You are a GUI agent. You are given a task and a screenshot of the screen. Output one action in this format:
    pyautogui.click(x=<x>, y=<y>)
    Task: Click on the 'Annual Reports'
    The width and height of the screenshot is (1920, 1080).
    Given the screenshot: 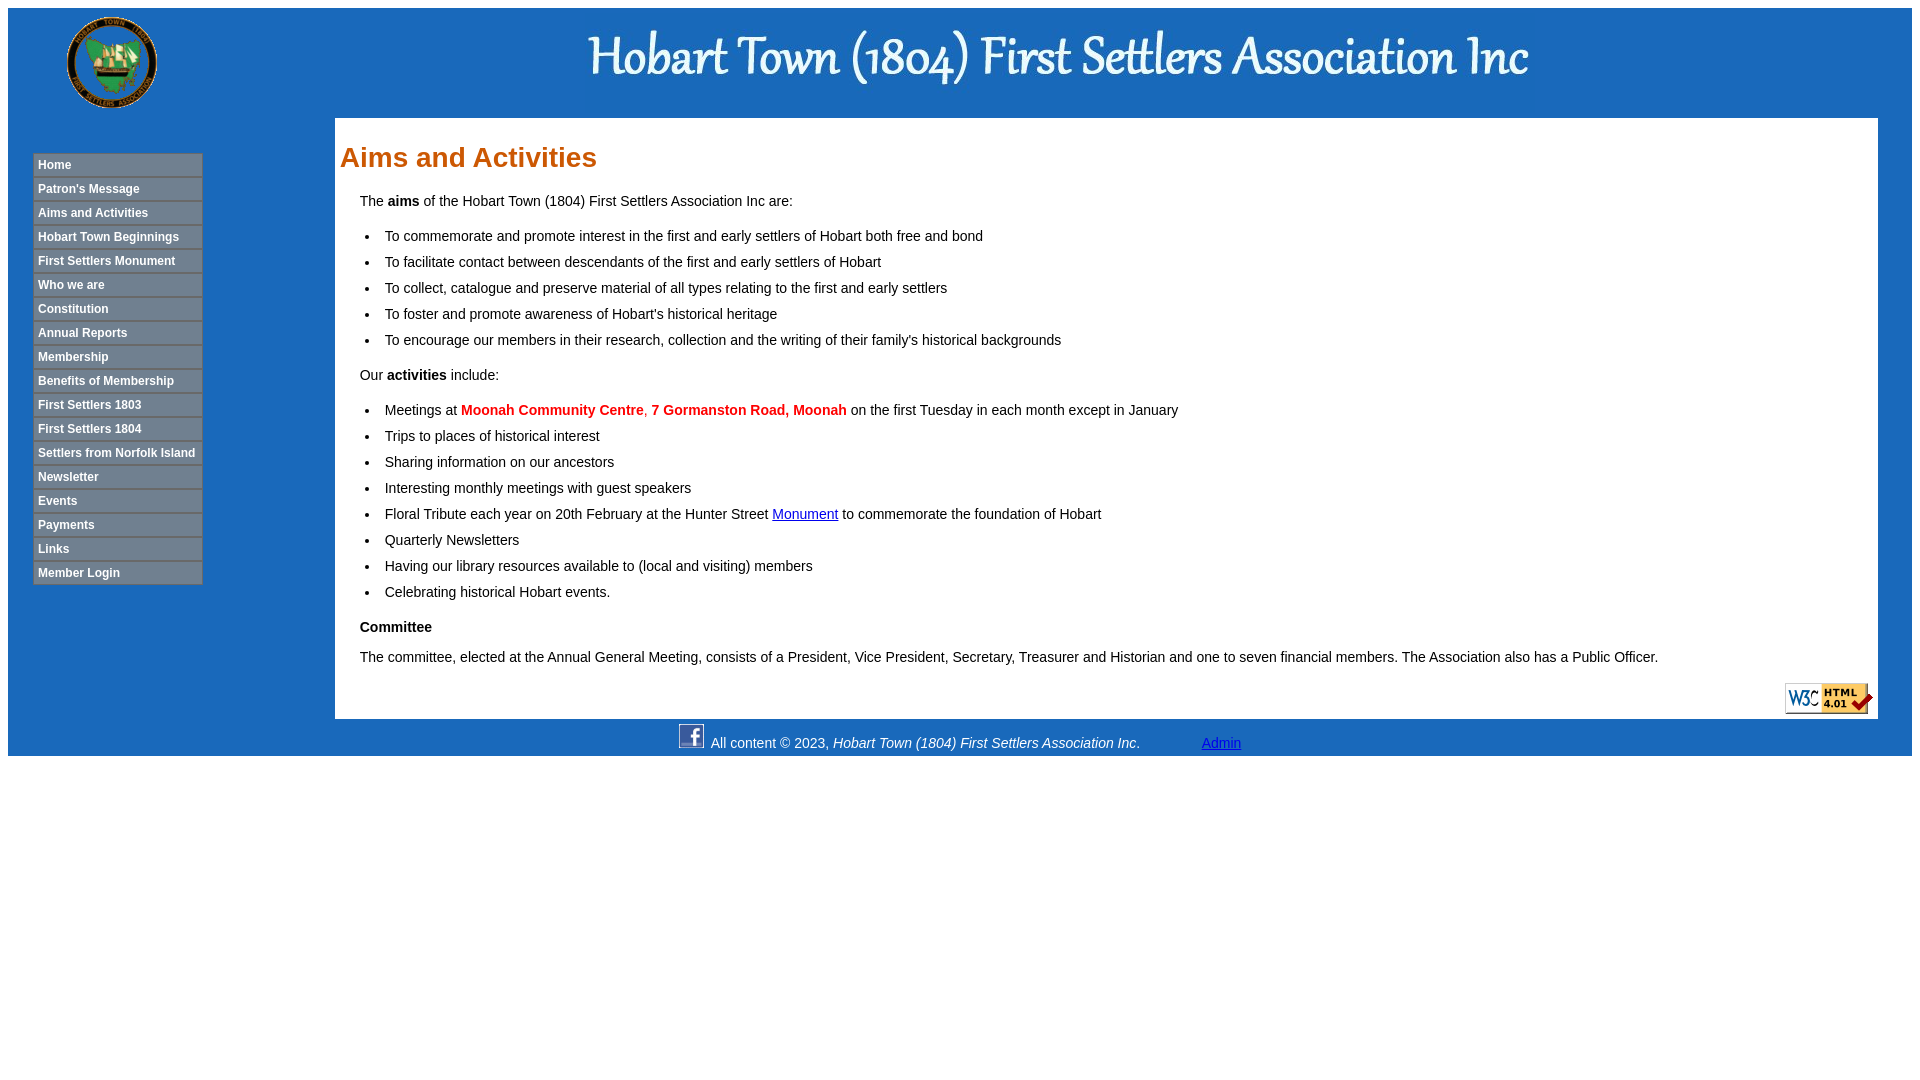 What is the action you would take?
    pyautogui.click(x=33, y=331)
    